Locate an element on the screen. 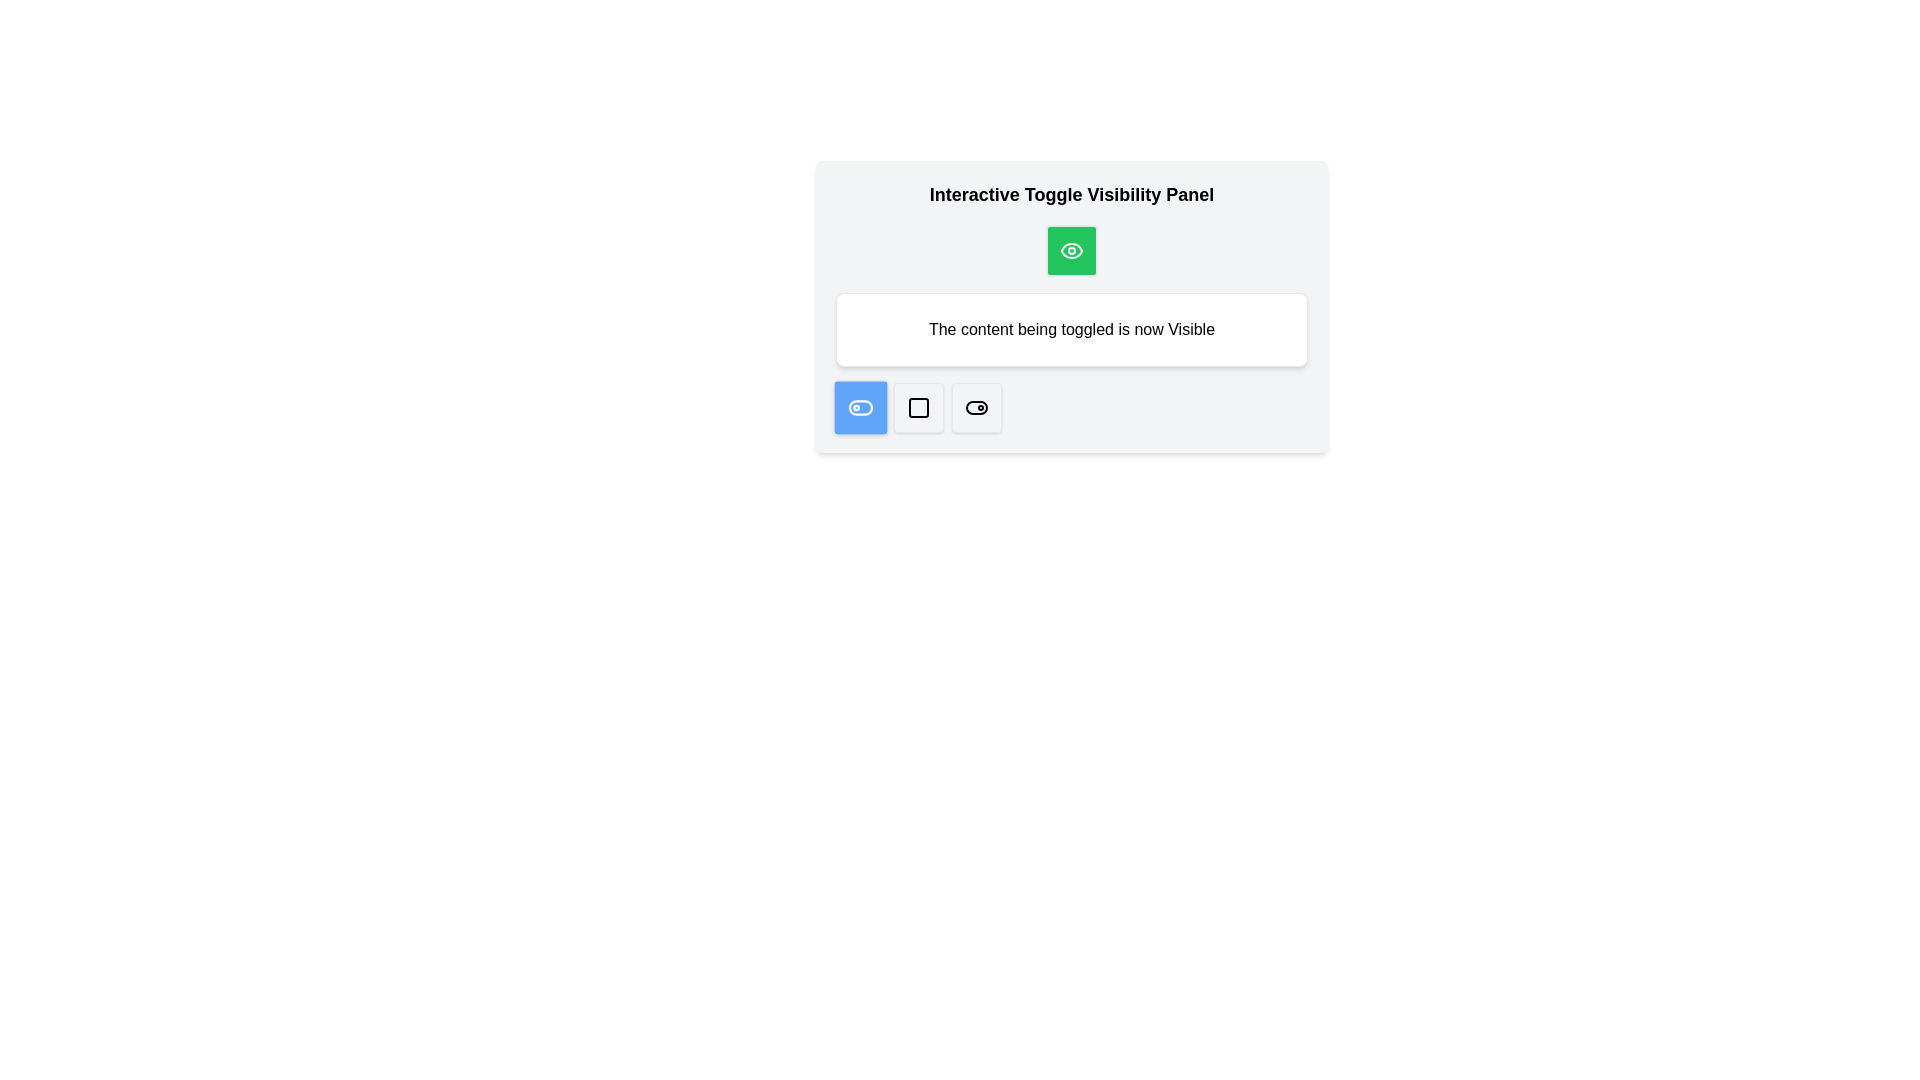  the rounded rectangular button with a blue background and white border, which features a minimalist toggle switch icon on the left, to observe any effects is located at coordinates (860, 407).